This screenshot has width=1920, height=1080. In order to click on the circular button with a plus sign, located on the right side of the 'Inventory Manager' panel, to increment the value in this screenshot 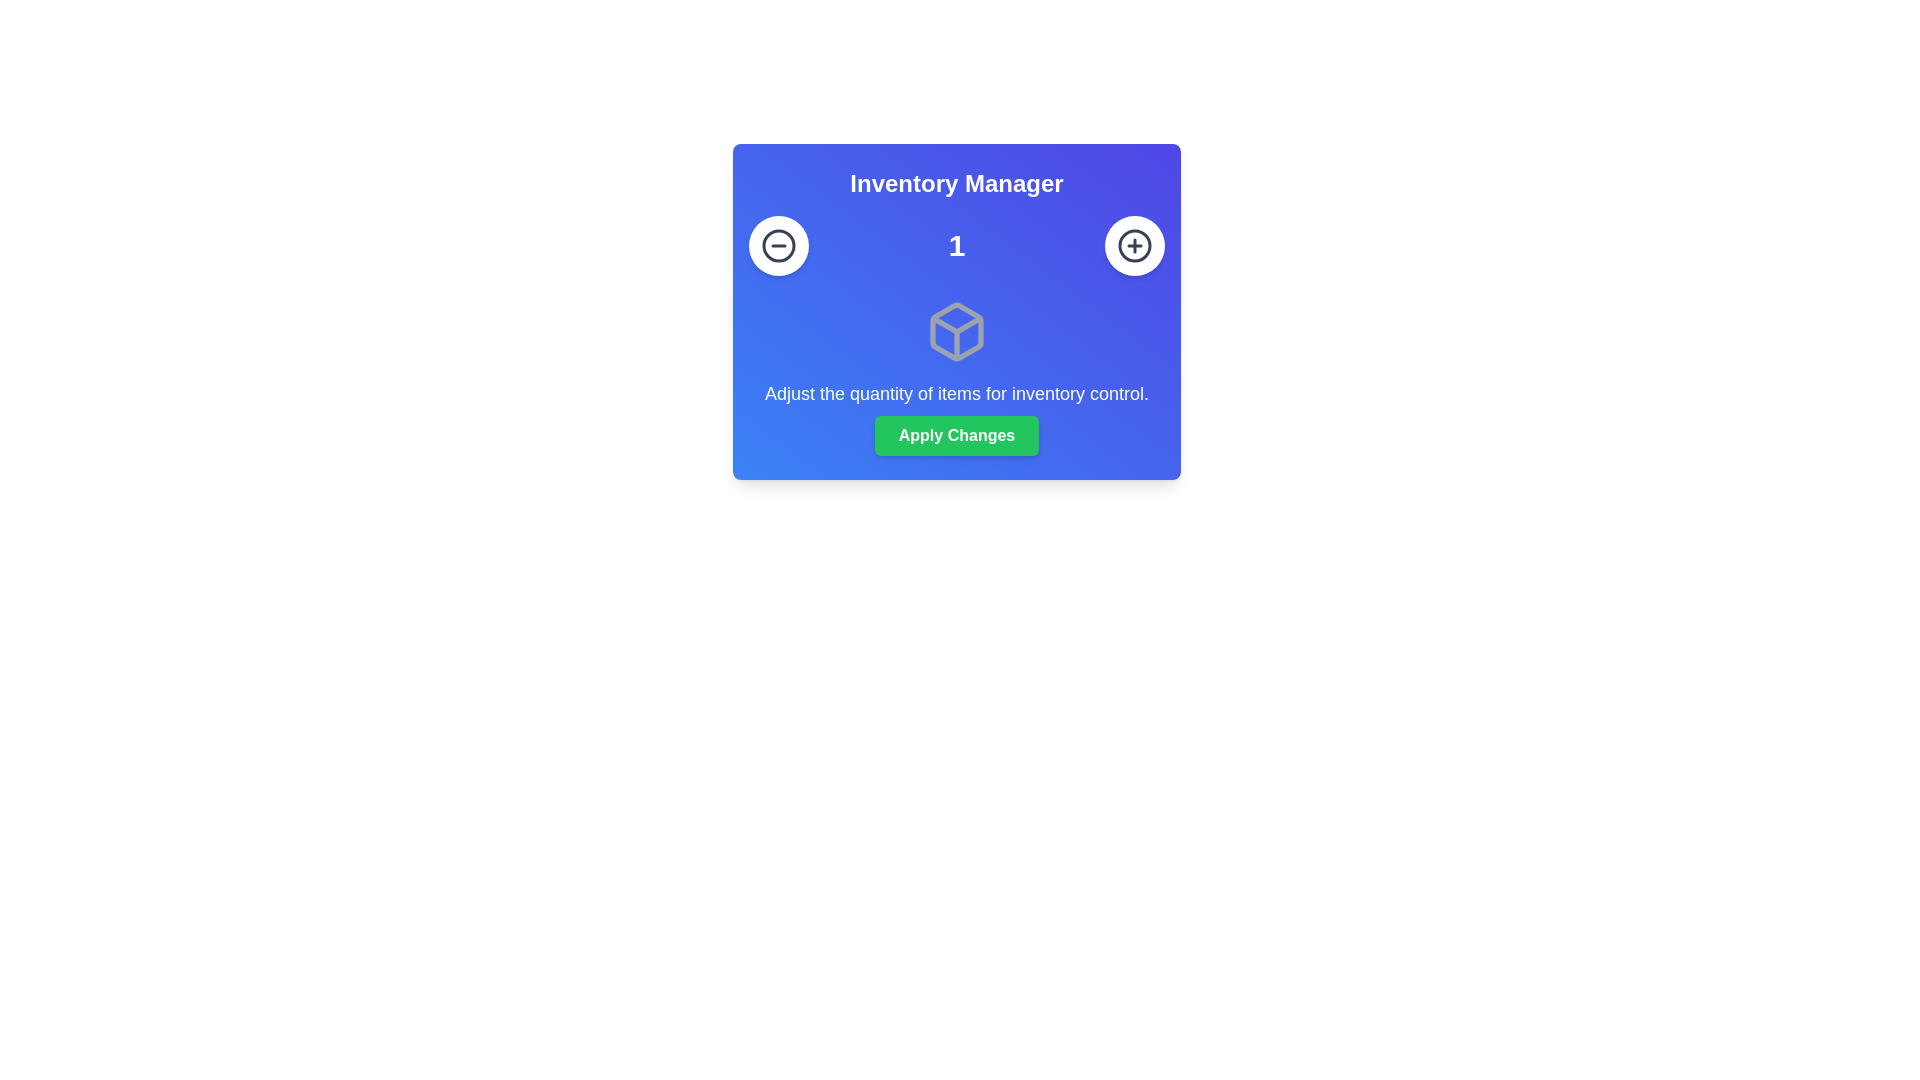, I will do `click(1134, 245)`.